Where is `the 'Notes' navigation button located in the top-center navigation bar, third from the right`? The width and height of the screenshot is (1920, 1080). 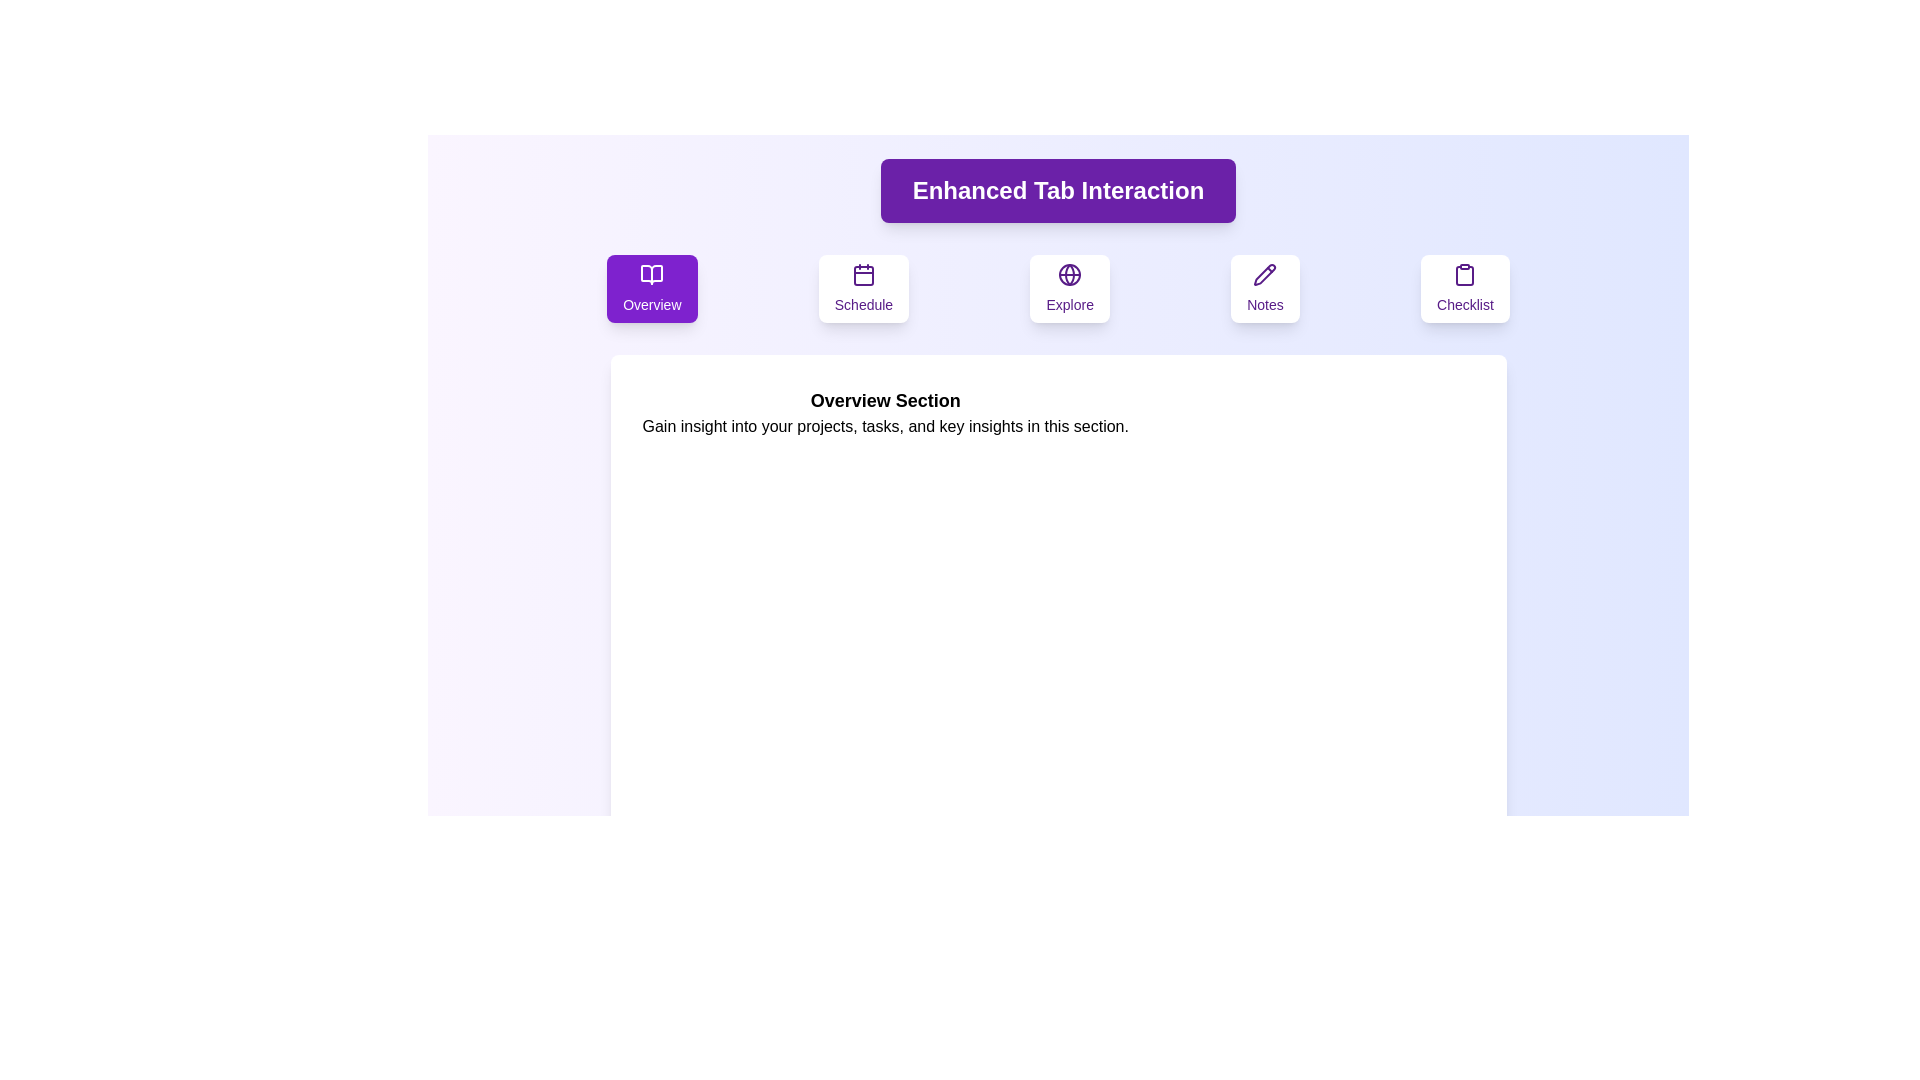
the 'Notes' navigation button located in the top-center navigation bar, third from the right is located at coordinates (1264, 289).